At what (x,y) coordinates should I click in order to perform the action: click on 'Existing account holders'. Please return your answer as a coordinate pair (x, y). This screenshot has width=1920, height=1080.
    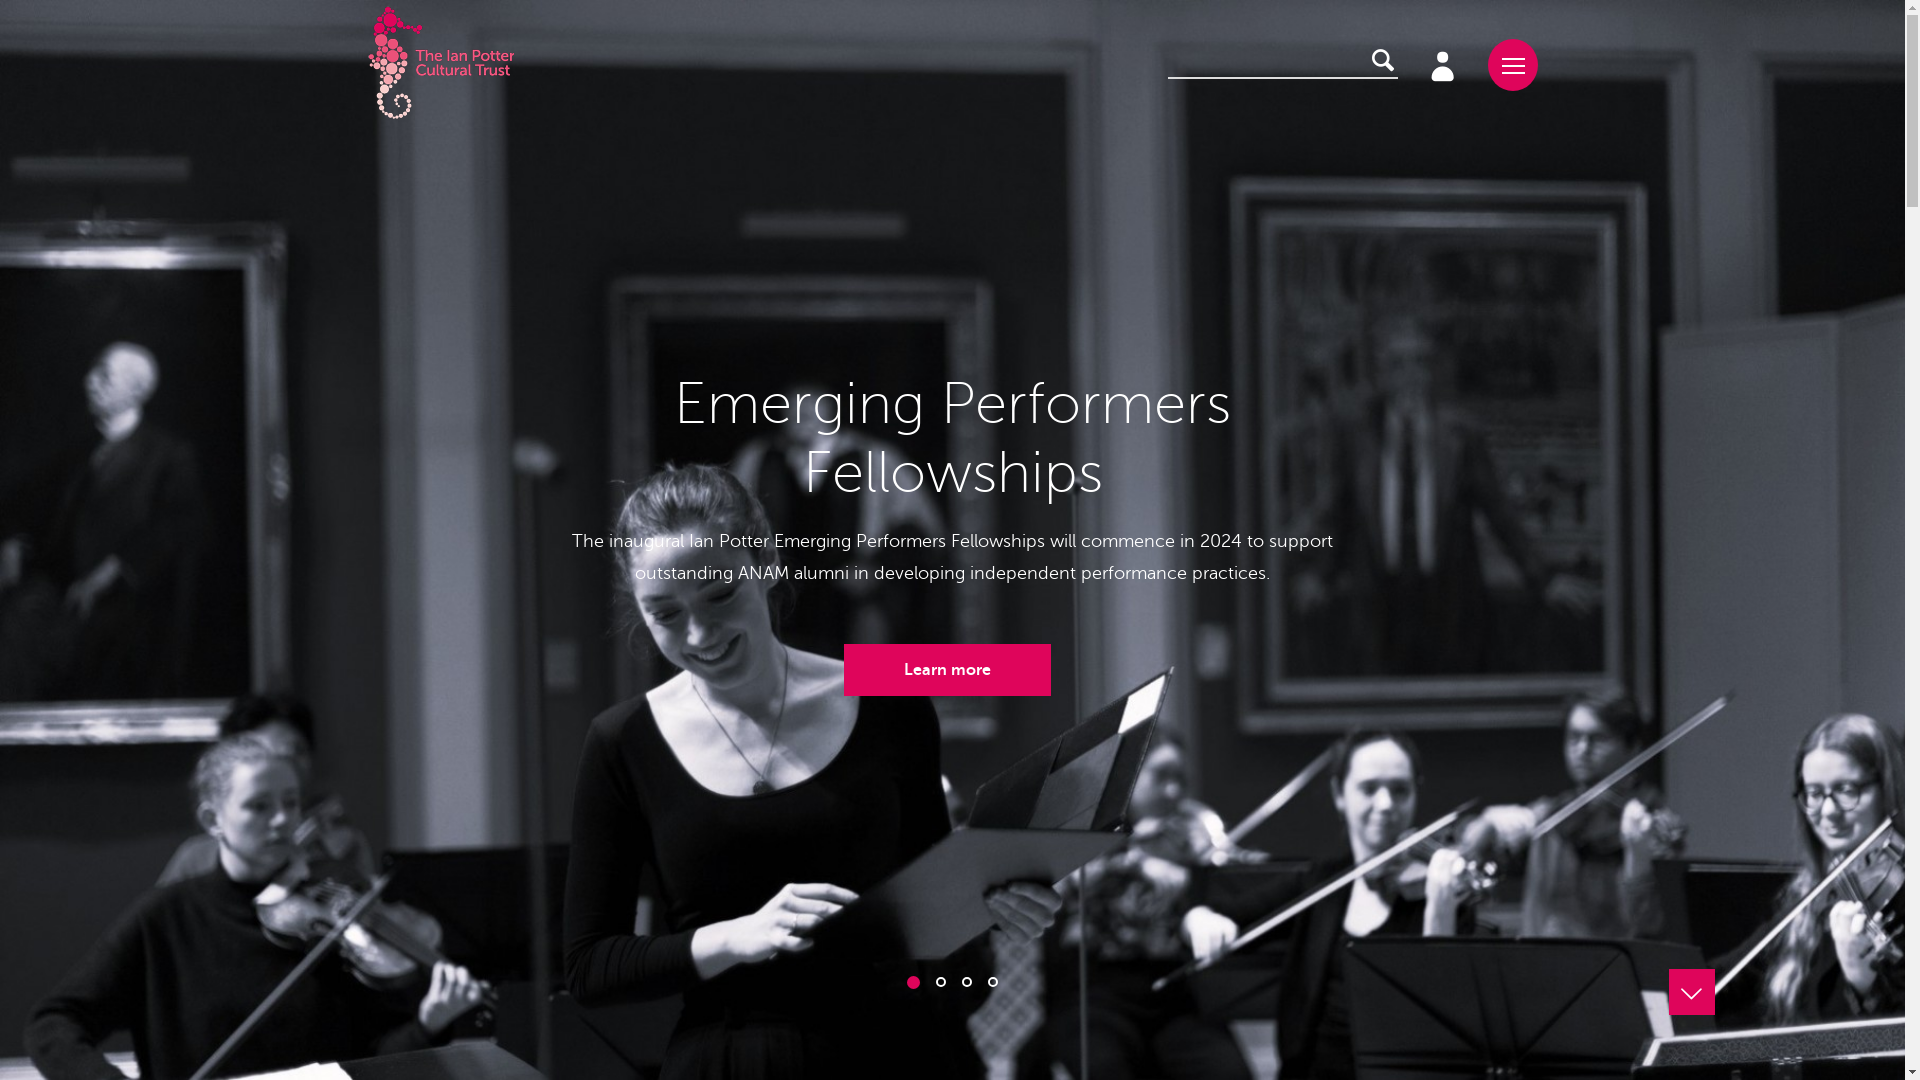
    Looking at the image, I should click on (1440, 63).